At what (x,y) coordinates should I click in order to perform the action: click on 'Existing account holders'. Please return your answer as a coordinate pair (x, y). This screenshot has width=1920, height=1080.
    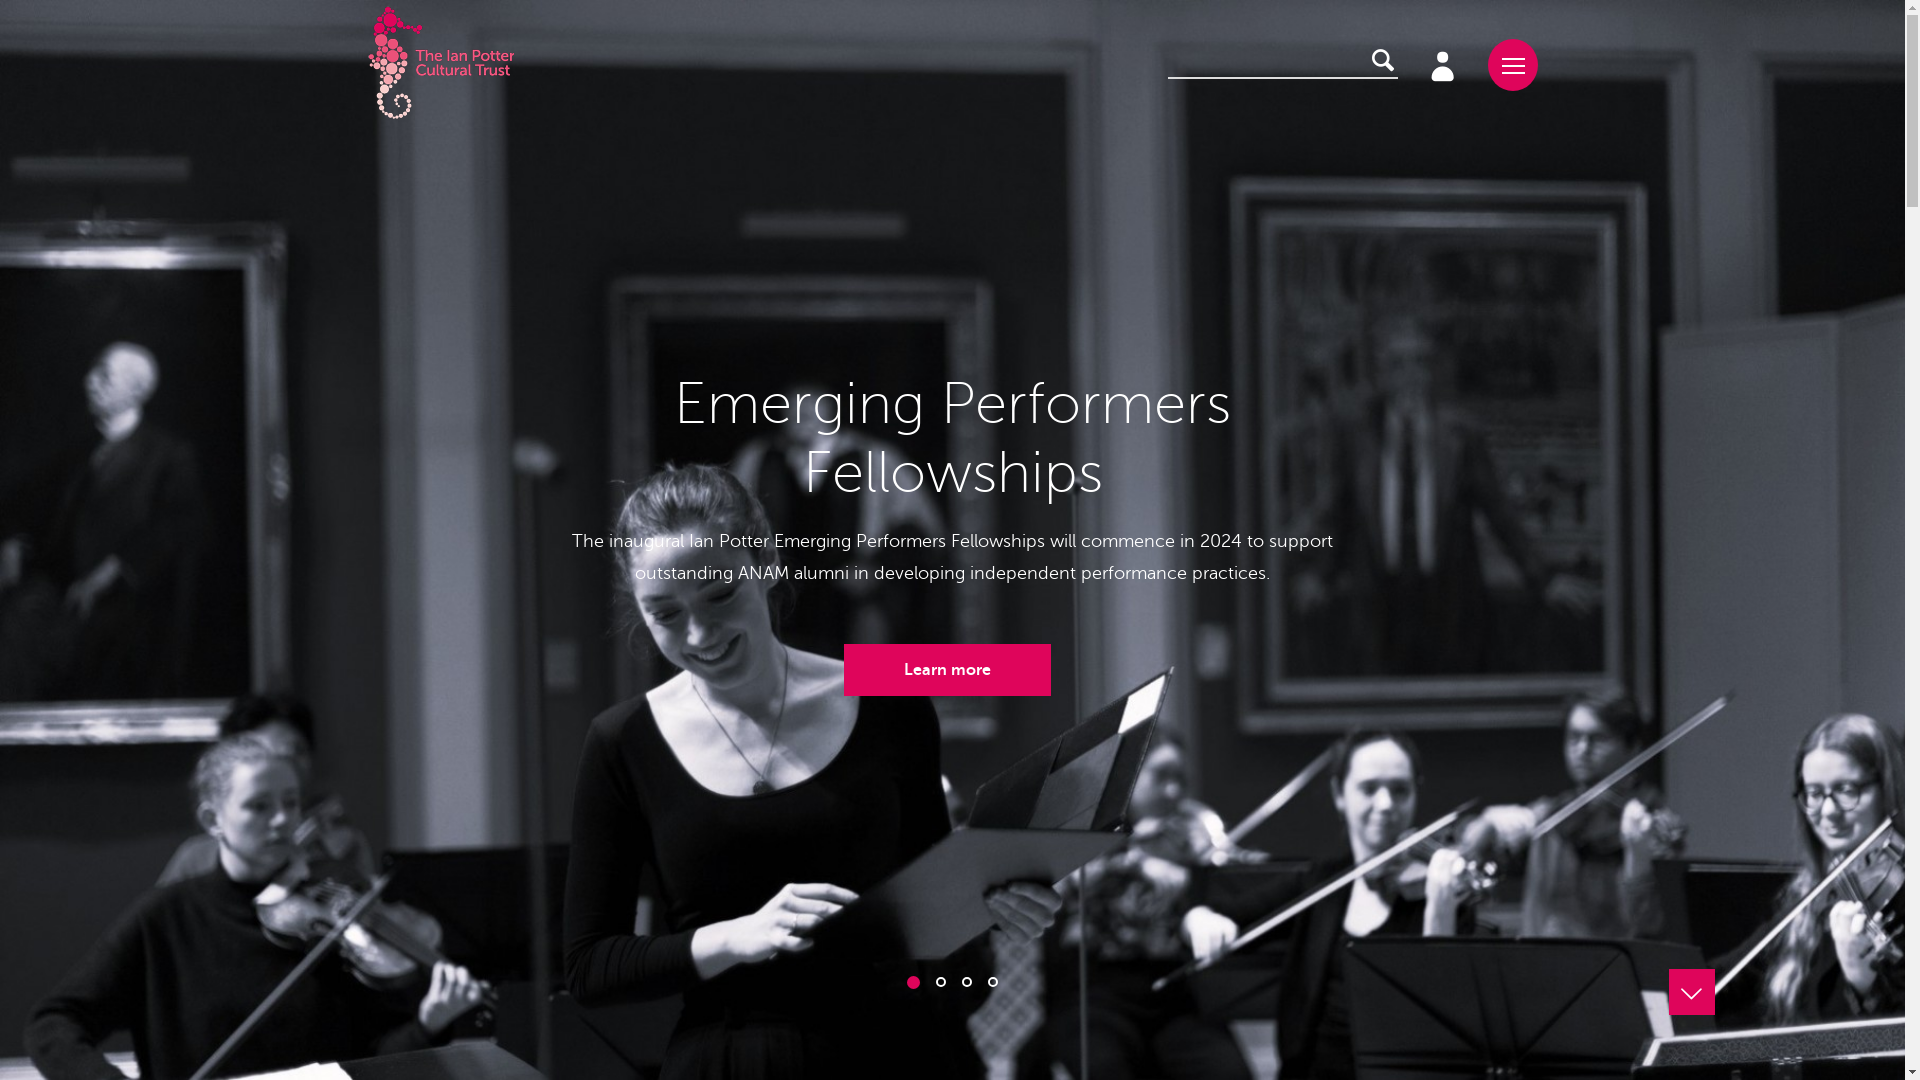
    Looking at the image, I should click on (1440, 63).